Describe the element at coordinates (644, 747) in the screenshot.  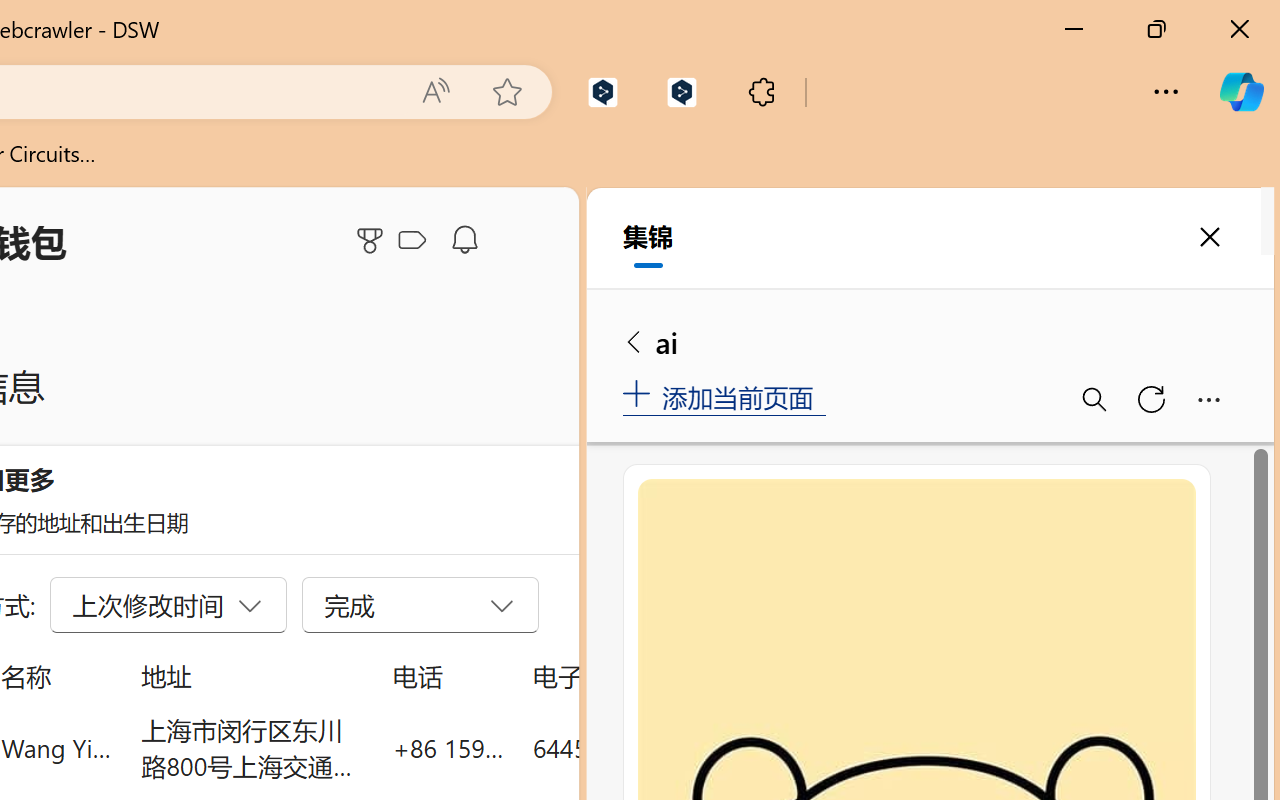
I see `'644553698@qq.com'` at that location.